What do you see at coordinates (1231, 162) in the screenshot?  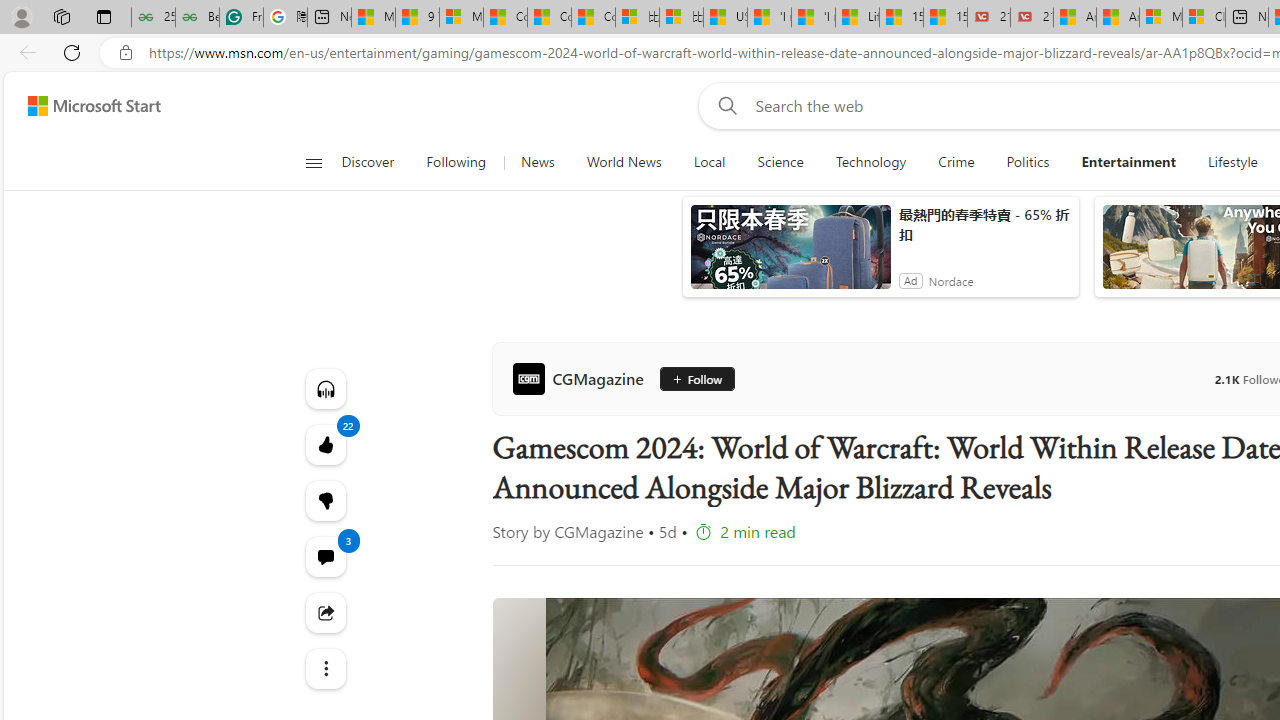 I see `'Lifestyle'` at bounding box center [1231, 162].